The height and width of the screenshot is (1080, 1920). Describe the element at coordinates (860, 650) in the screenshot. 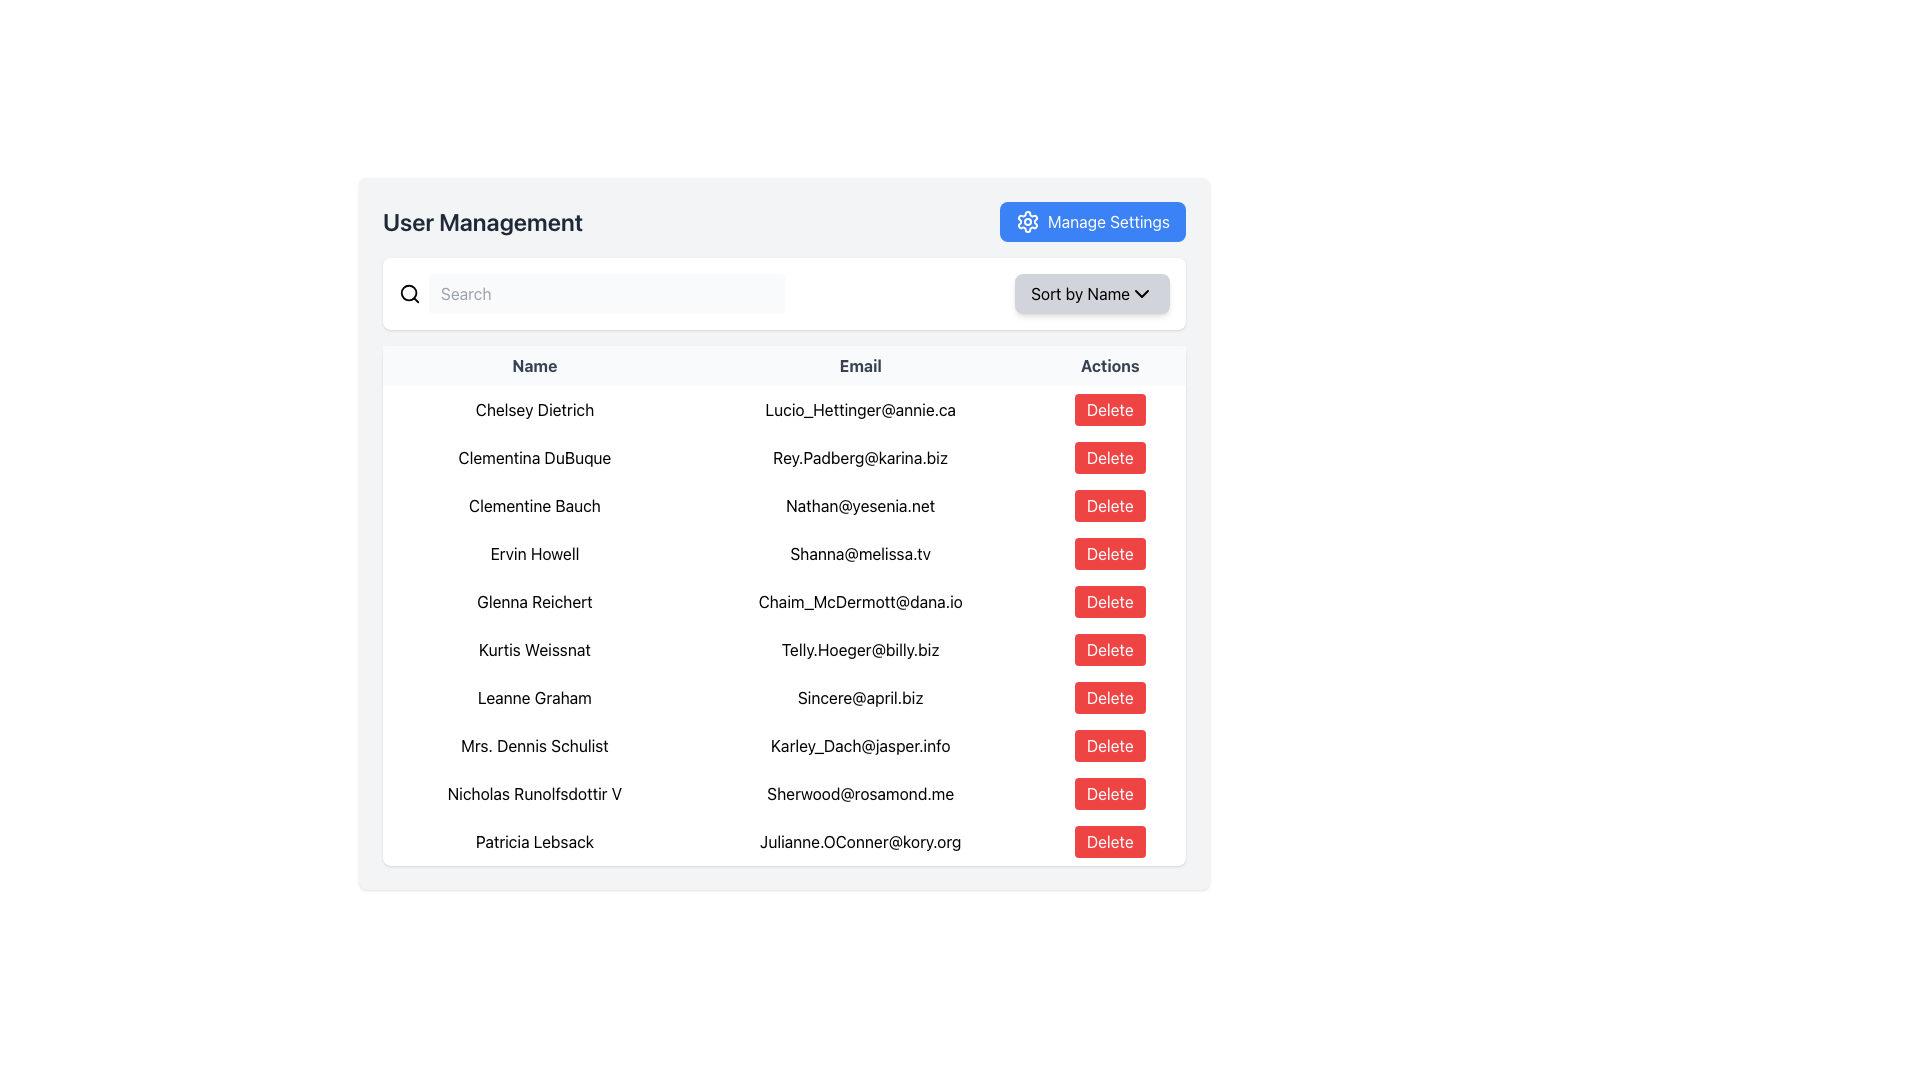

I see `the Text Label displaying the email address for user 'Kurtis Weissnat' located in the 'Email' column of the table` at that location.